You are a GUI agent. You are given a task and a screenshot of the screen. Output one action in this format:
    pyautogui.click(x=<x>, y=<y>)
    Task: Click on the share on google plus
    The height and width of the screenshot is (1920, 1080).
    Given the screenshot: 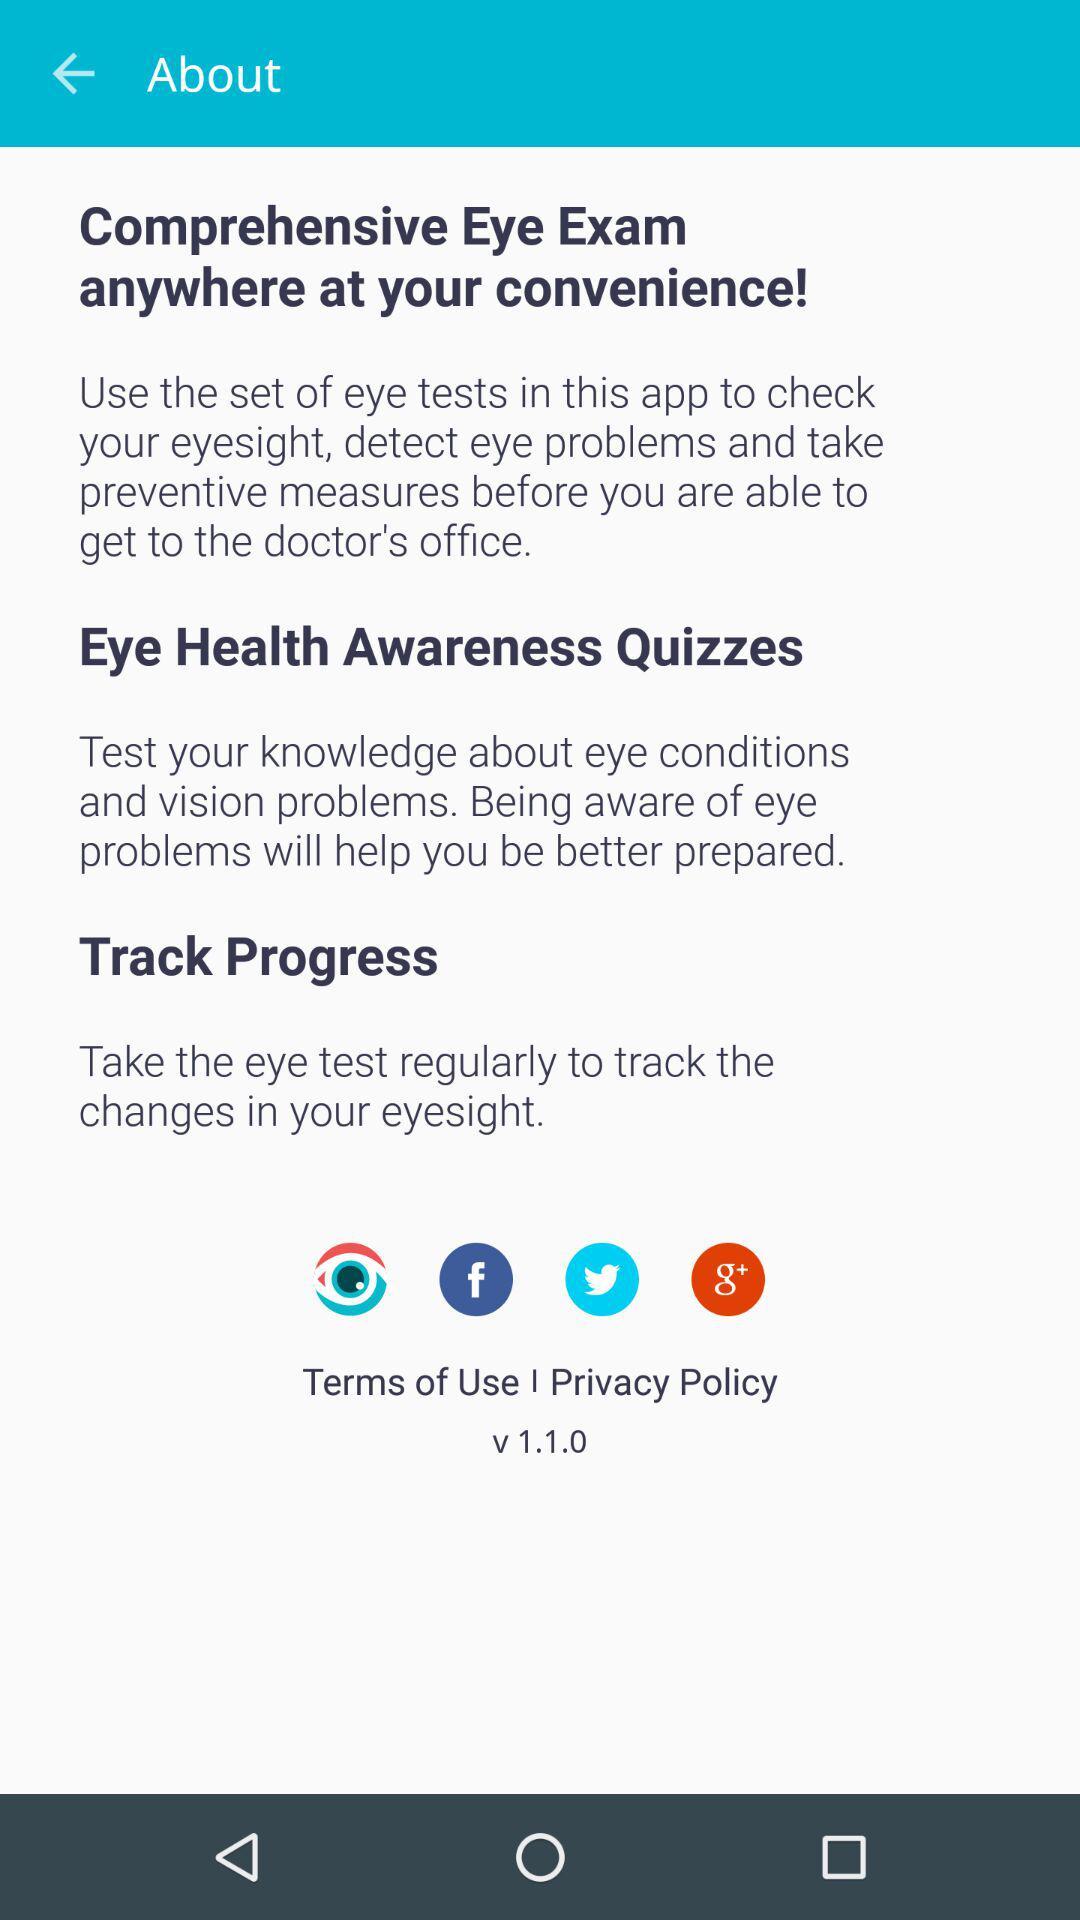 What is the action you would take?
    pyautogui.click(x=728, y=1278)
    